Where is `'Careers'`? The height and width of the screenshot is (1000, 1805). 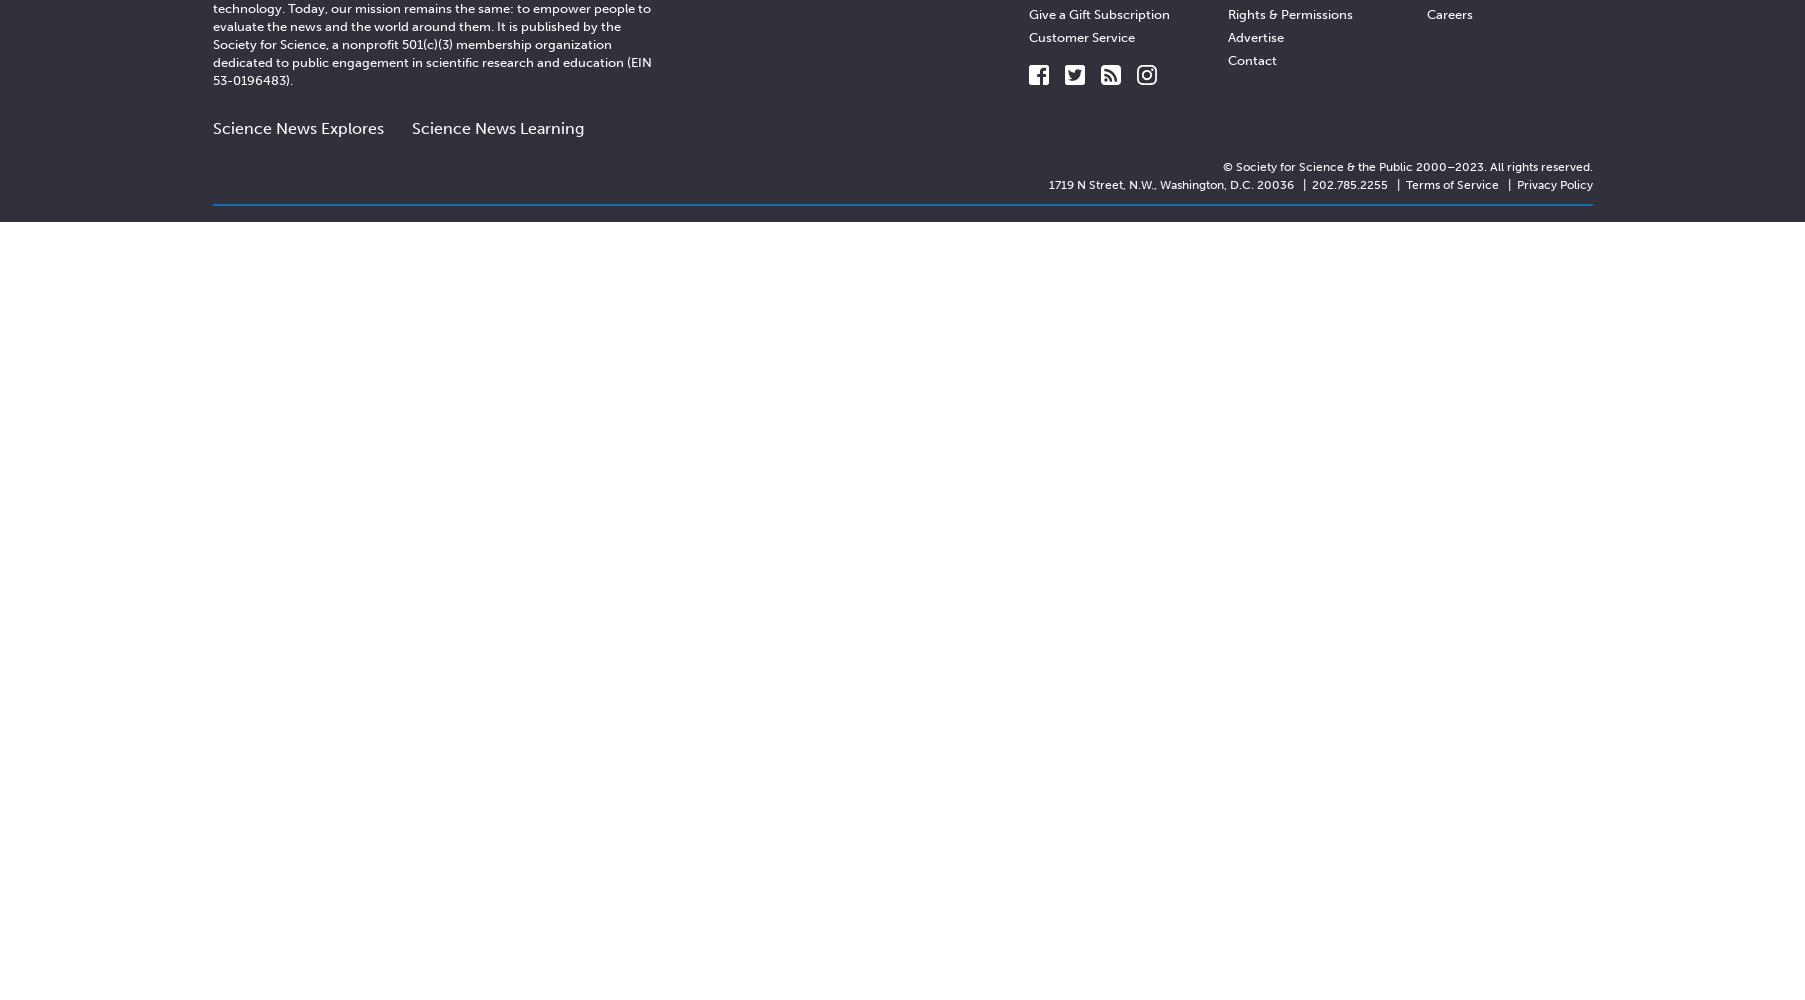 'Careers' is located at coordinates (1448, 13).